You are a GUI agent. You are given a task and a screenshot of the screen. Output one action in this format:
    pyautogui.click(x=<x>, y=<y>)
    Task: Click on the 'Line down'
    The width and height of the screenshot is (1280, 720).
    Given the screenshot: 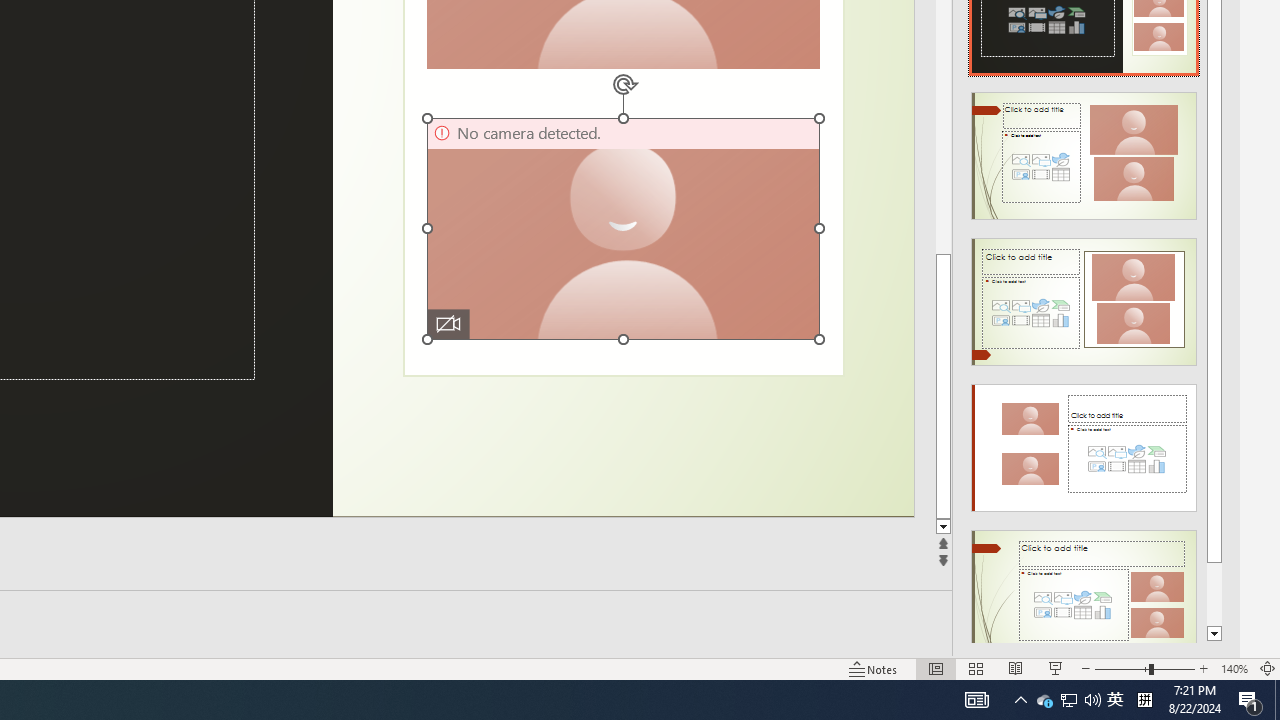 What is the action you would take?
    pyautogui.click(x=942, y=526)
    